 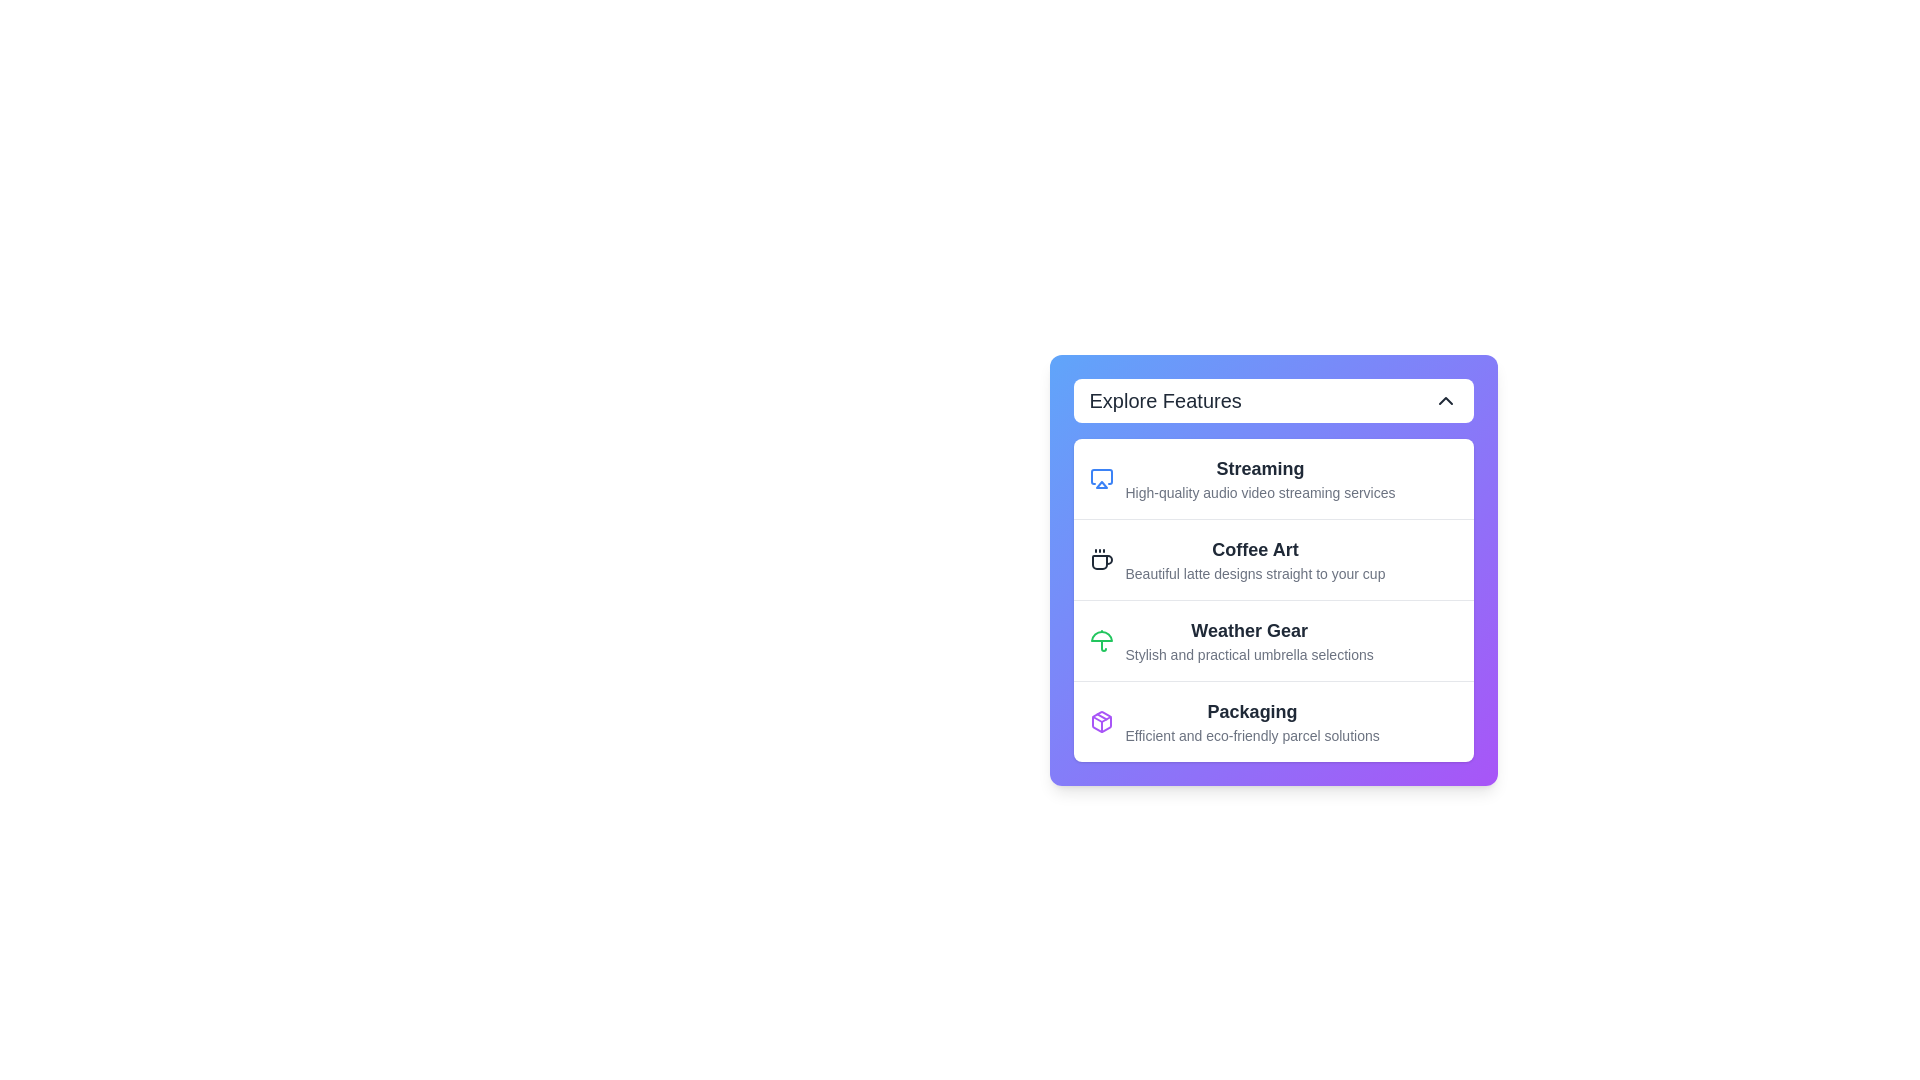 What do you see at coordinates (1100, 640) in the screenshot?
I see `the 'Weather Gear' icon located at the top-left corner of the 'Weather Gear' section in the 'Explore Features' menu` at bounding box center [1100, 640].